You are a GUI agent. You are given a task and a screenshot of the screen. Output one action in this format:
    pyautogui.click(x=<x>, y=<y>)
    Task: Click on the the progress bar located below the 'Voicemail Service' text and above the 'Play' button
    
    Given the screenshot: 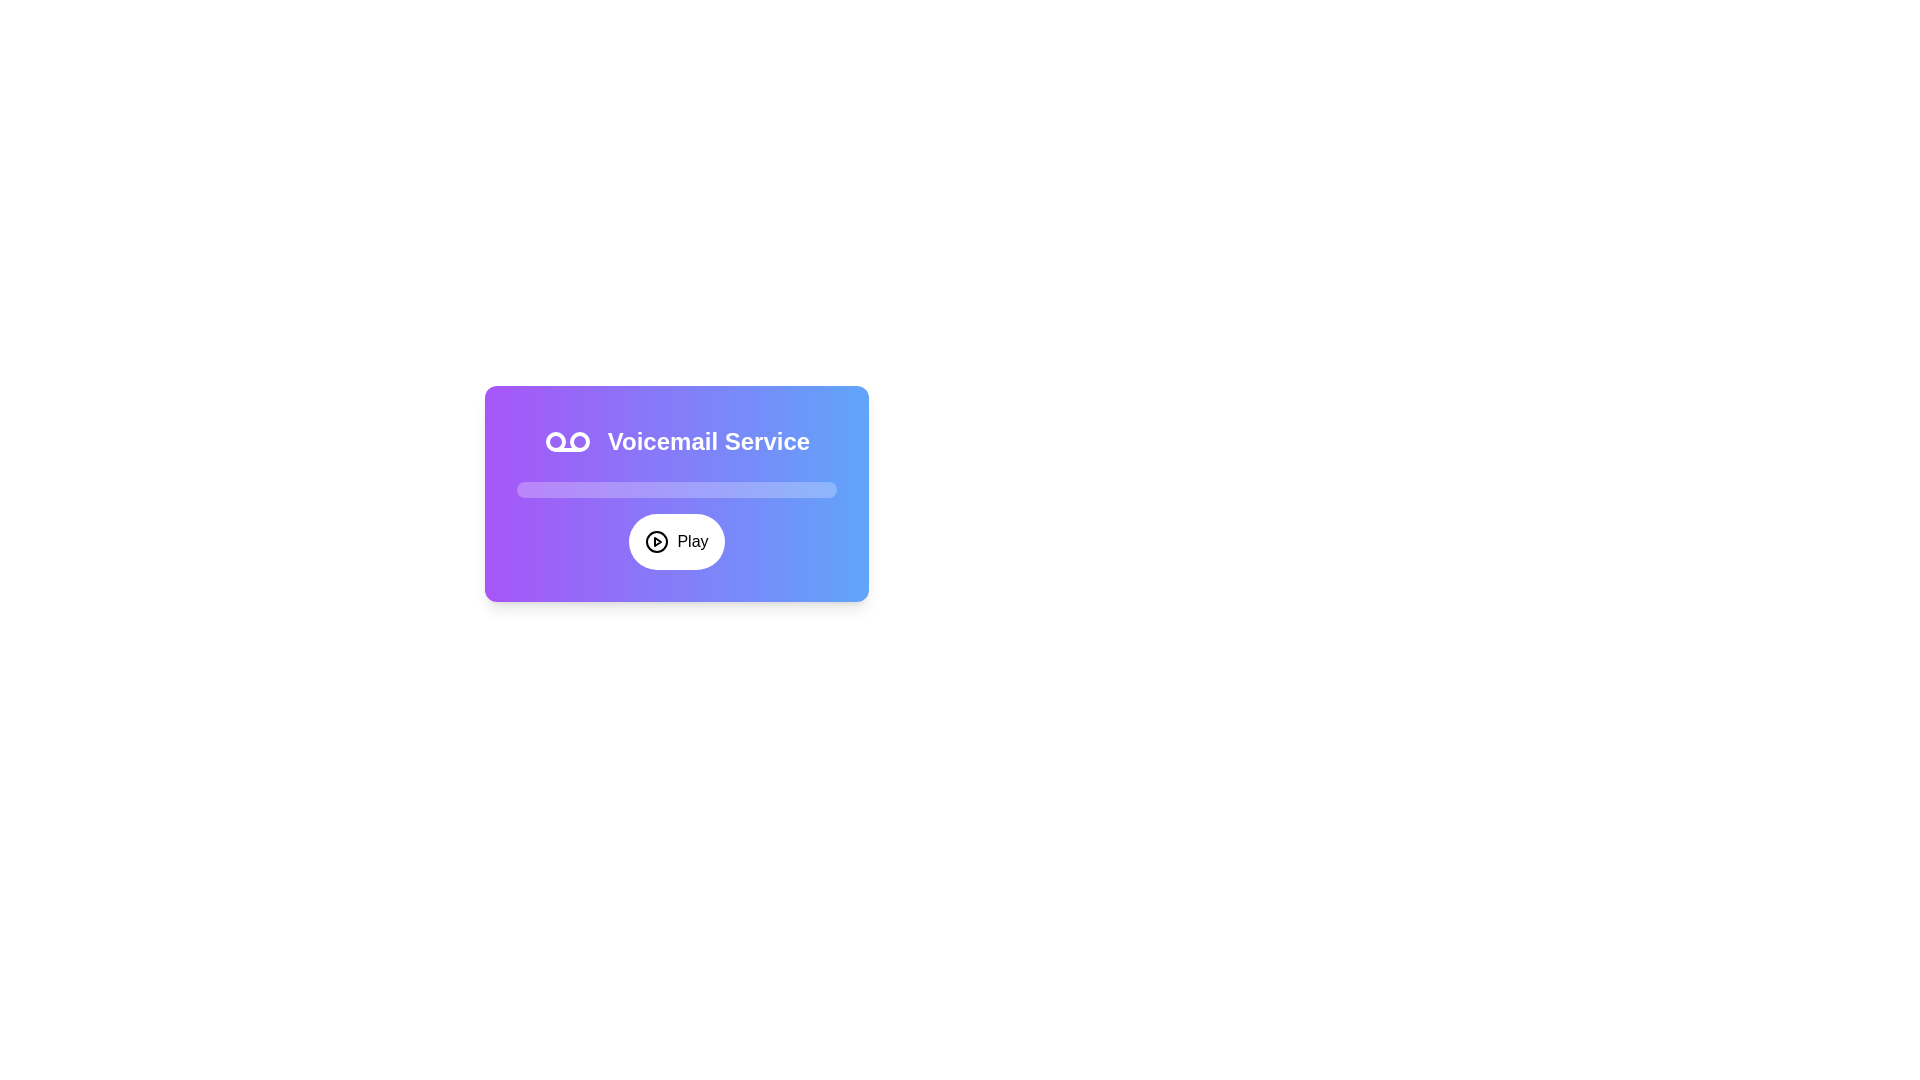 What is the action you would take?
    pyautogui.click(x=676, y=489)
    